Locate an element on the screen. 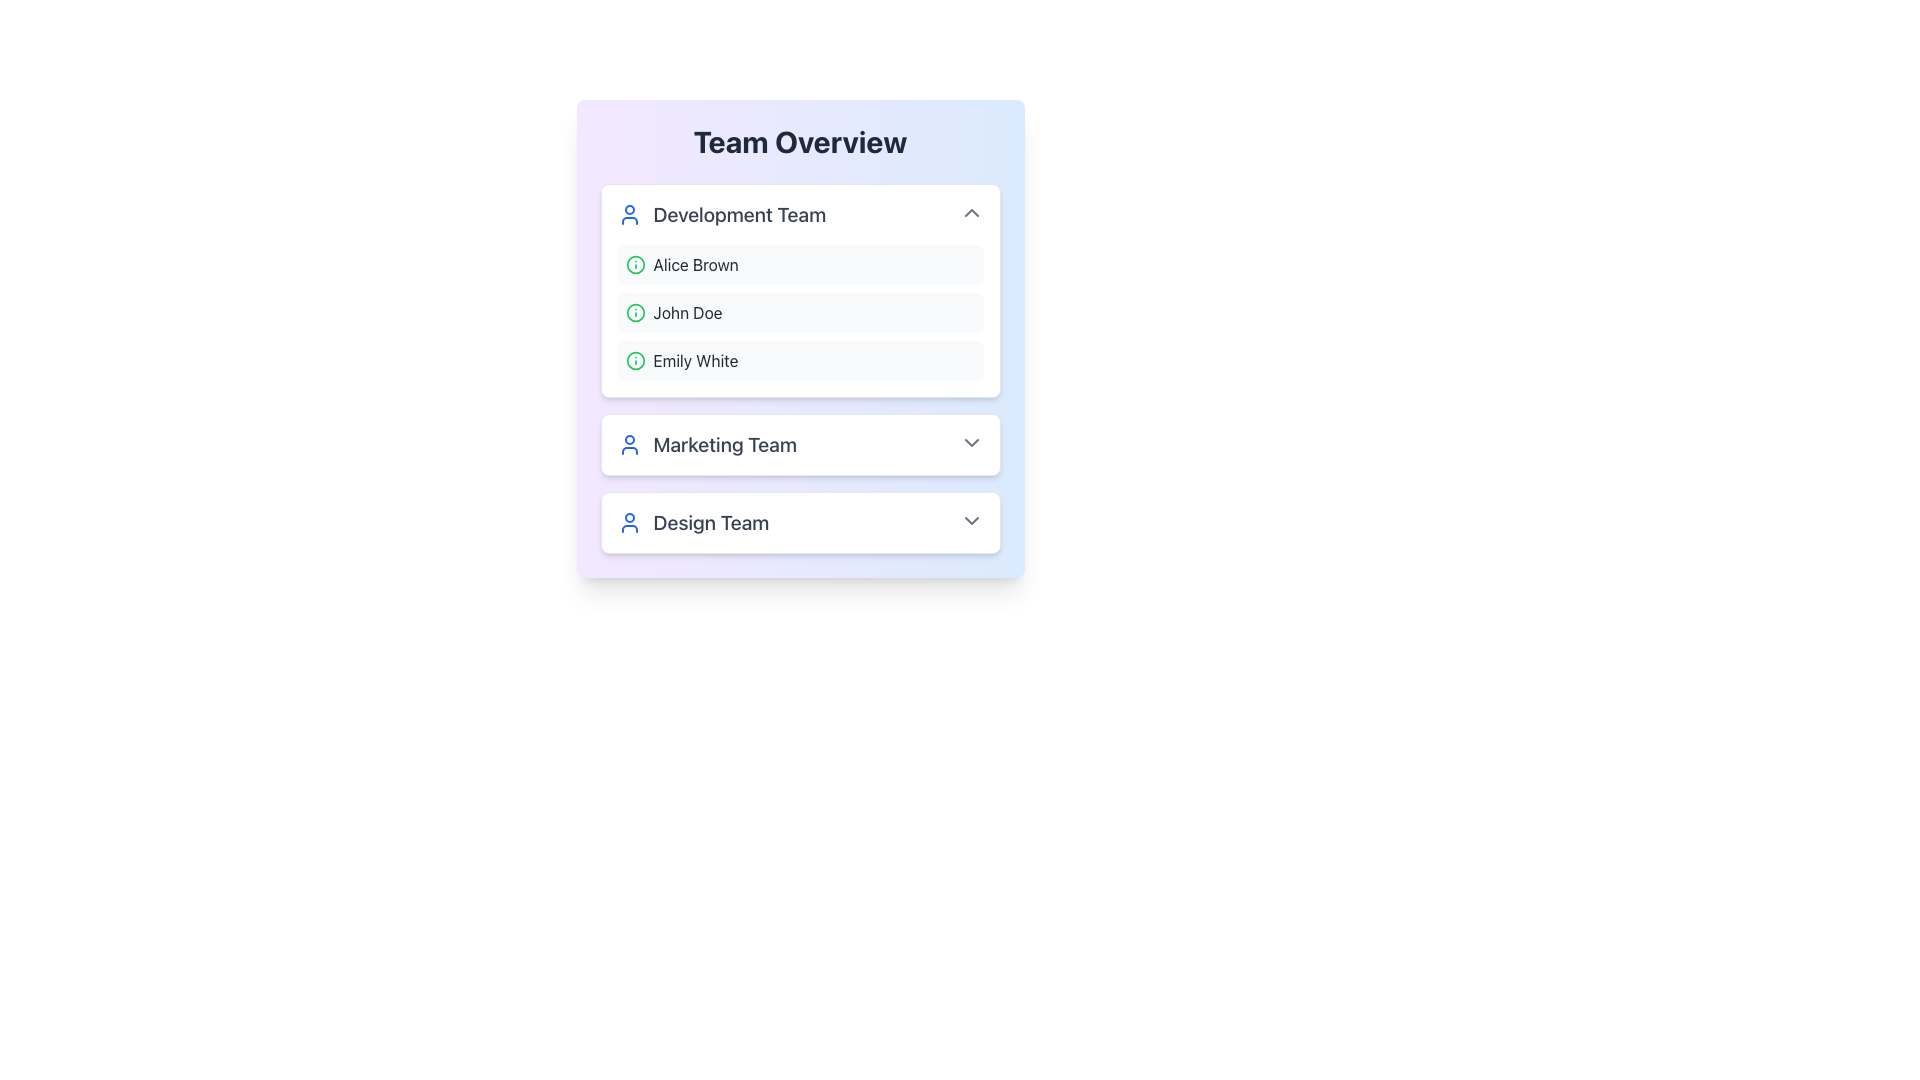  the 'Design Team' dropdown menu option is located at coordinates (800, 522).